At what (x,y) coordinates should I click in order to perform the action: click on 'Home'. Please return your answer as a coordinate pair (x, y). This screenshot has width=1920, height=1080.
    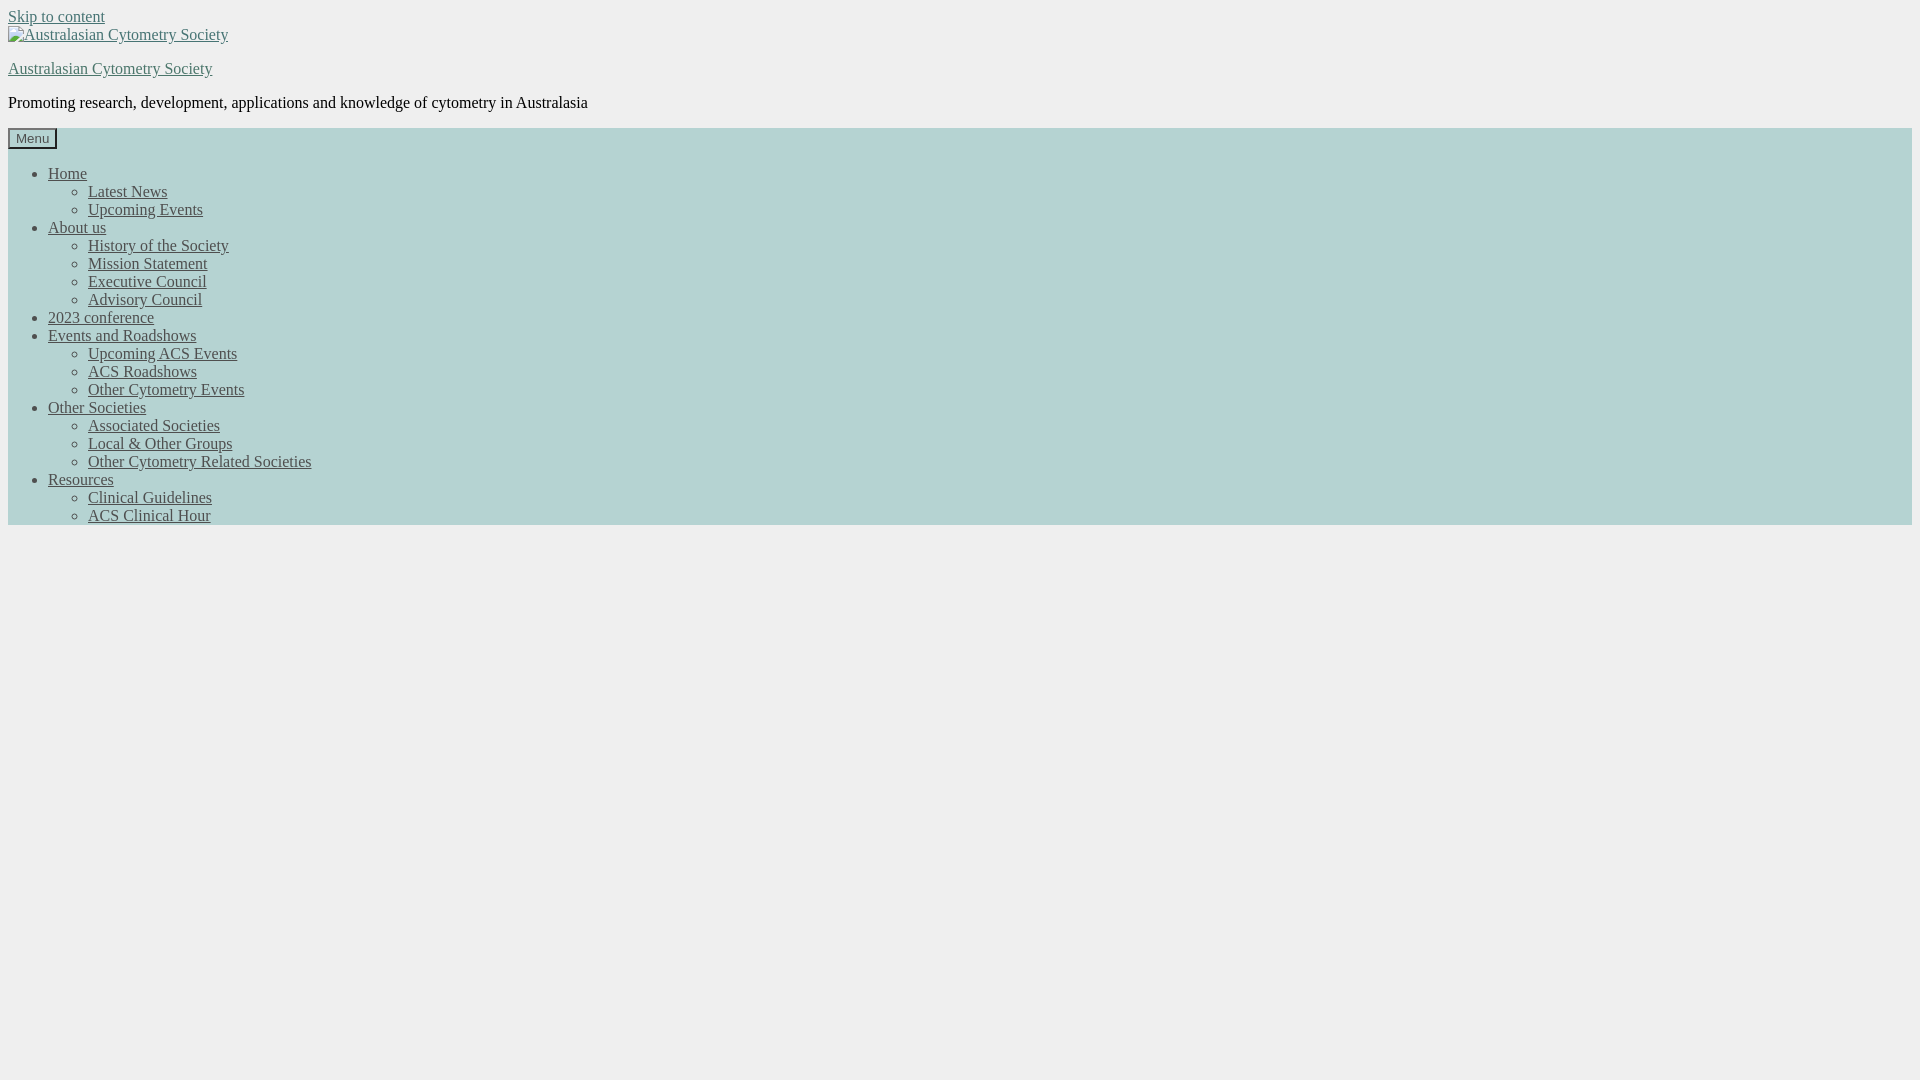
    Looking at the image, I should click on (48, 172).